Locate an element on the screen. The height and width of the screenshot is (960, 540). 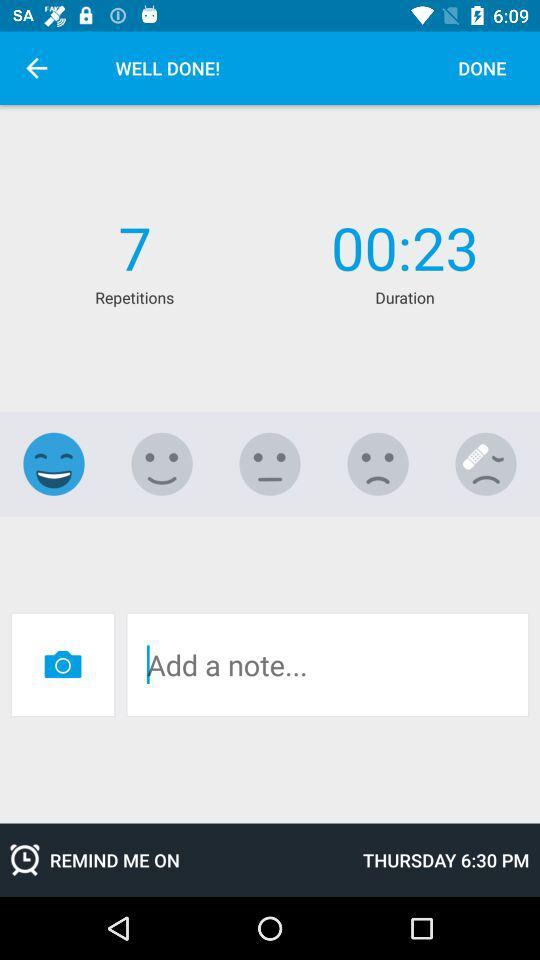
the icon above the 7 icon is located at coordinates (36, 68).